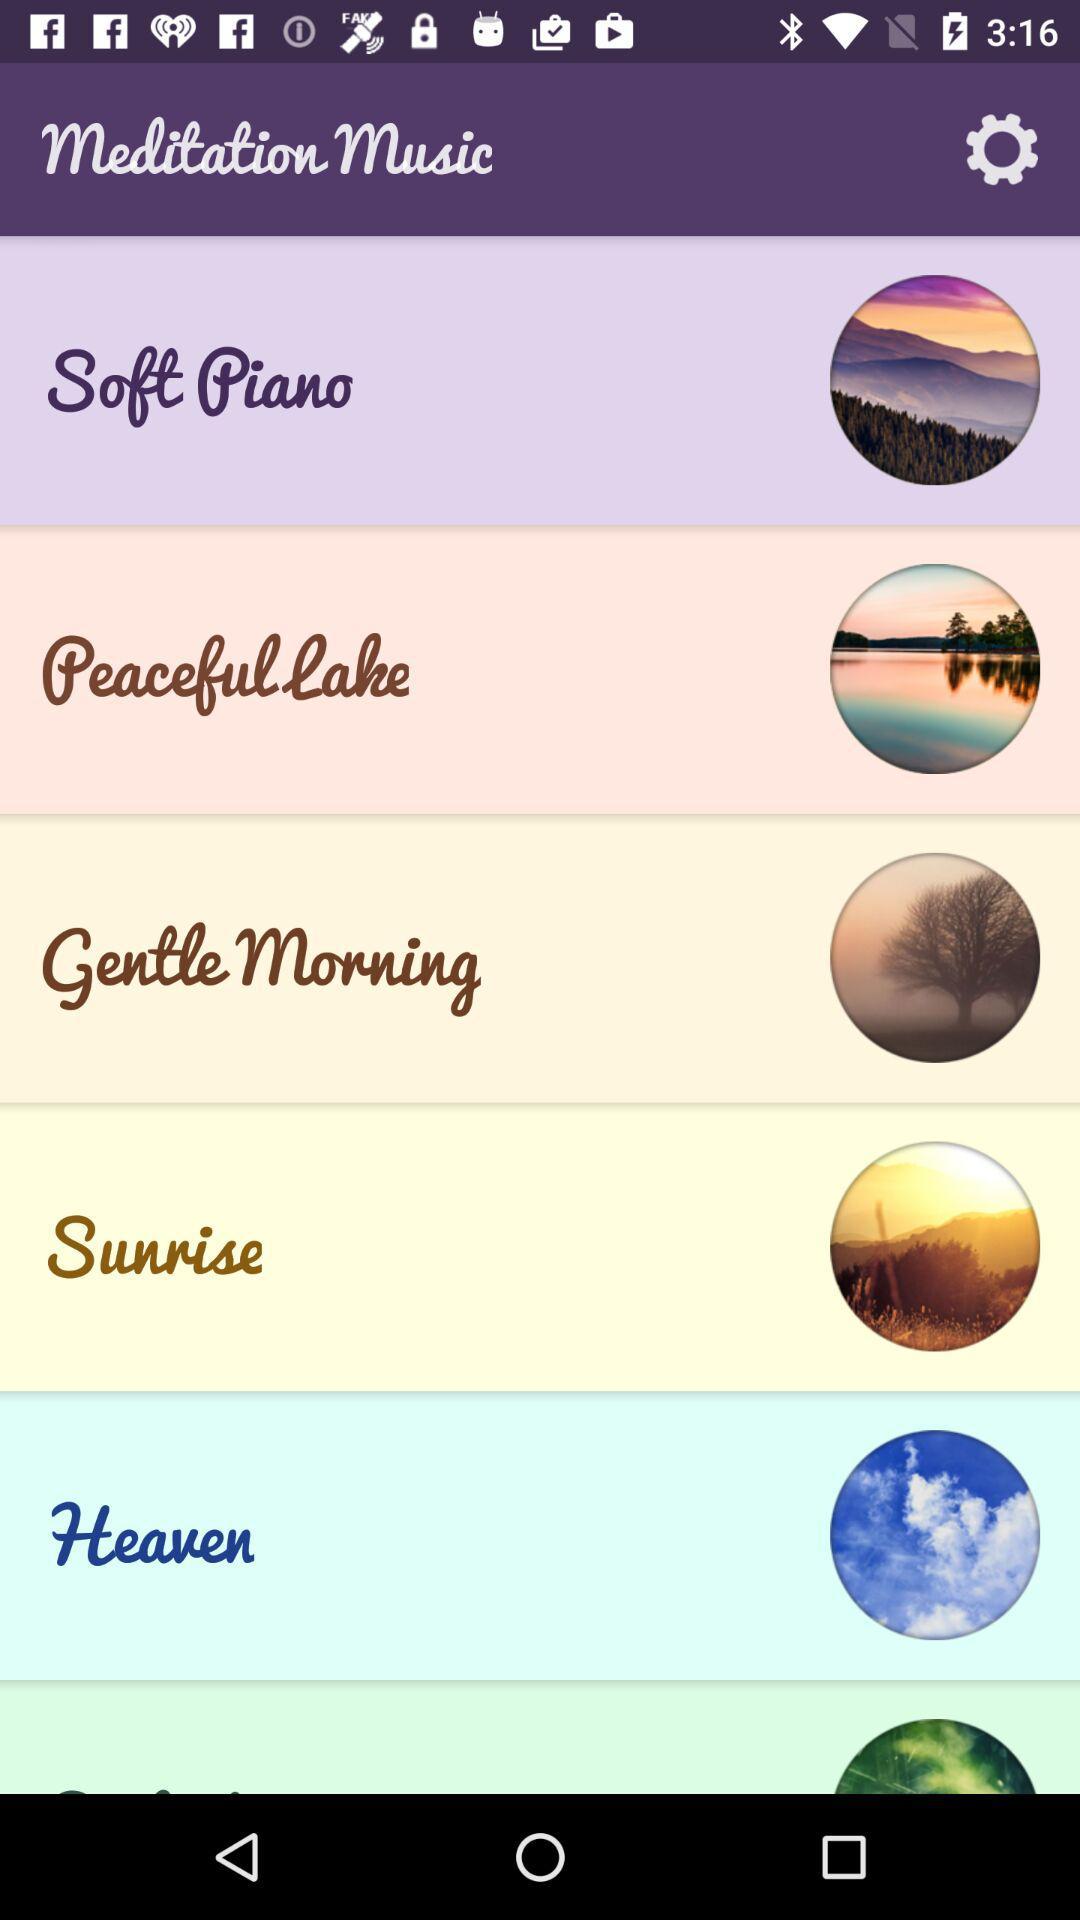  I want to click on the perfect rain app, so click(219, 1779).